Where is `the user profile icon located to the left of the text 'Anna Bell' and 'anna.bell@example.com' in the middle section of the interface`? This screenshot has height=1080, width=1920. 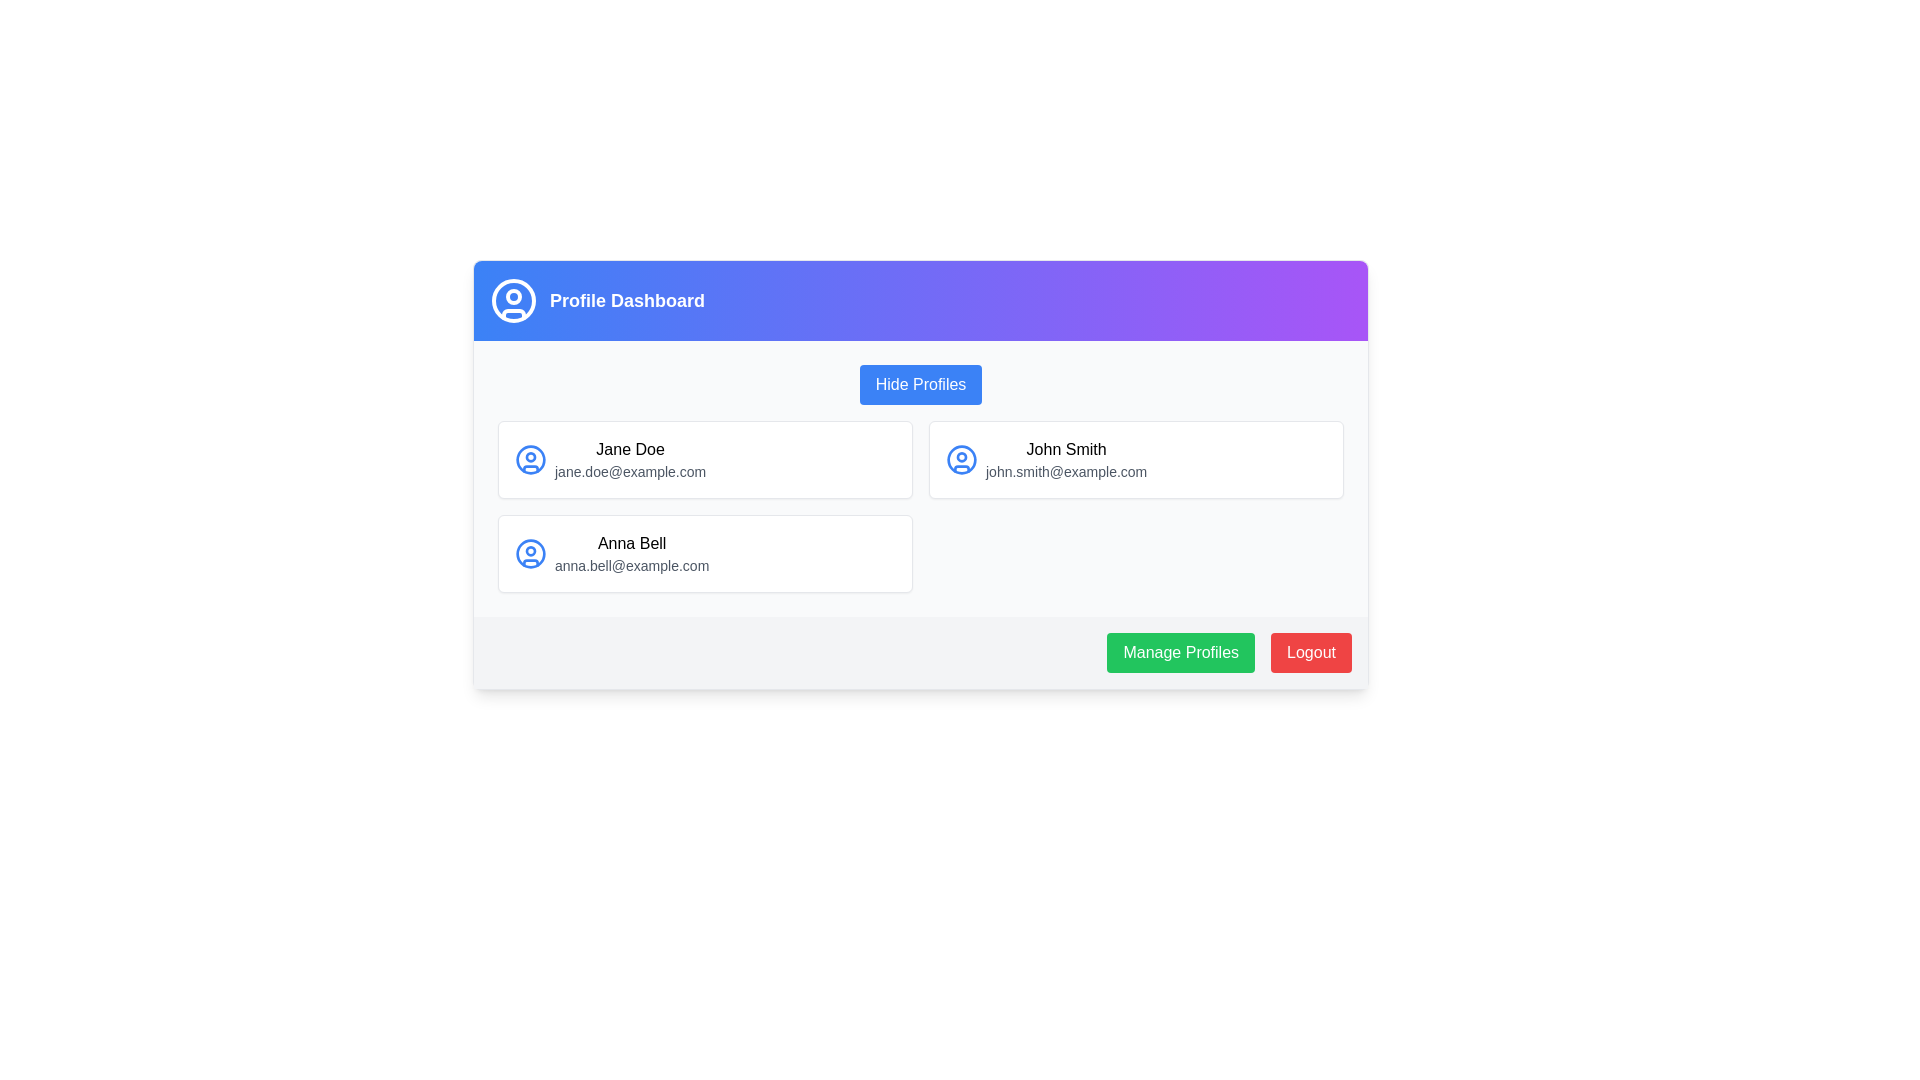
the user profile icon located to the left of the text 'Anna Bell' and 'anna.bell@example.com' in the middle section of the interface is located at coordinates (531, 554).